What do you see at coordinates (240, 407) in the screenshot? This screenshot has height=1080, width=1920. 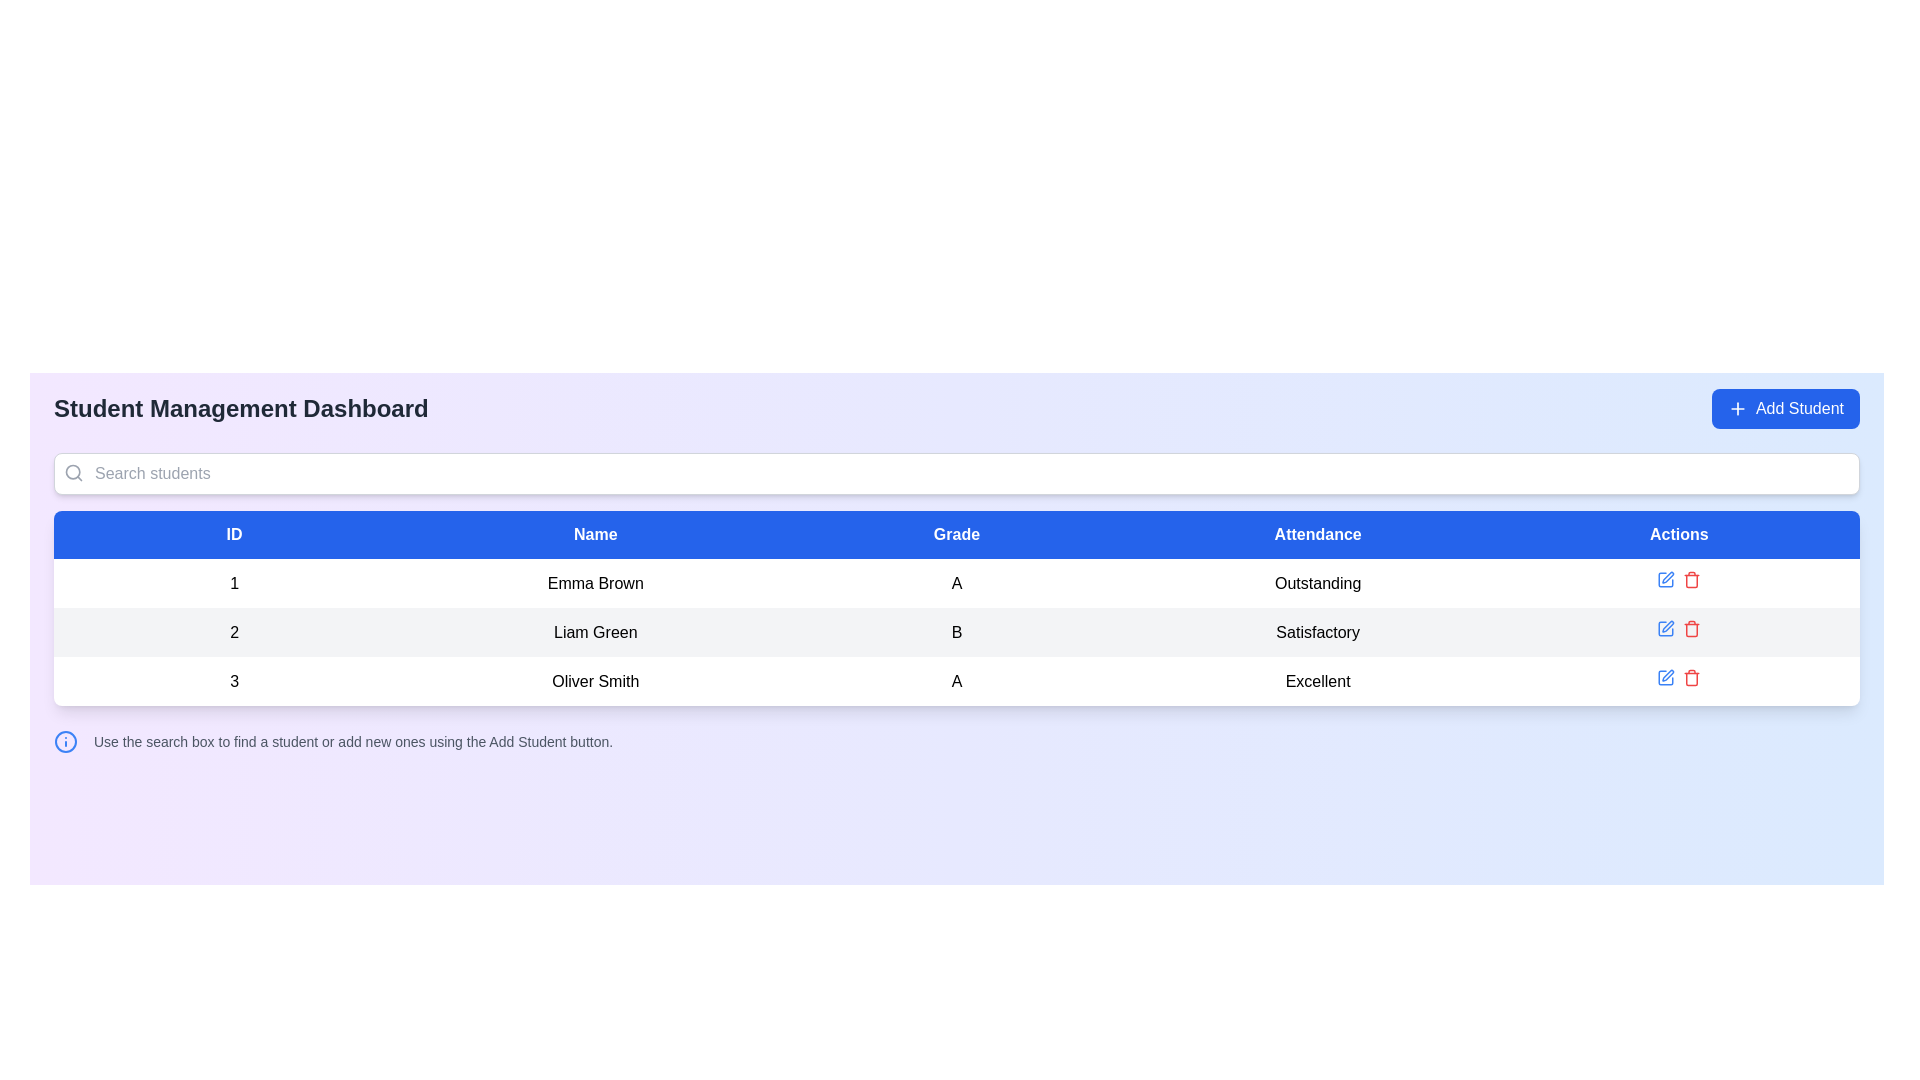 I see `the bold, large-sized textual header that reads 'Student Management Dashboard', prominently positioned at the top of the interface` at bounding box center [240, 407].